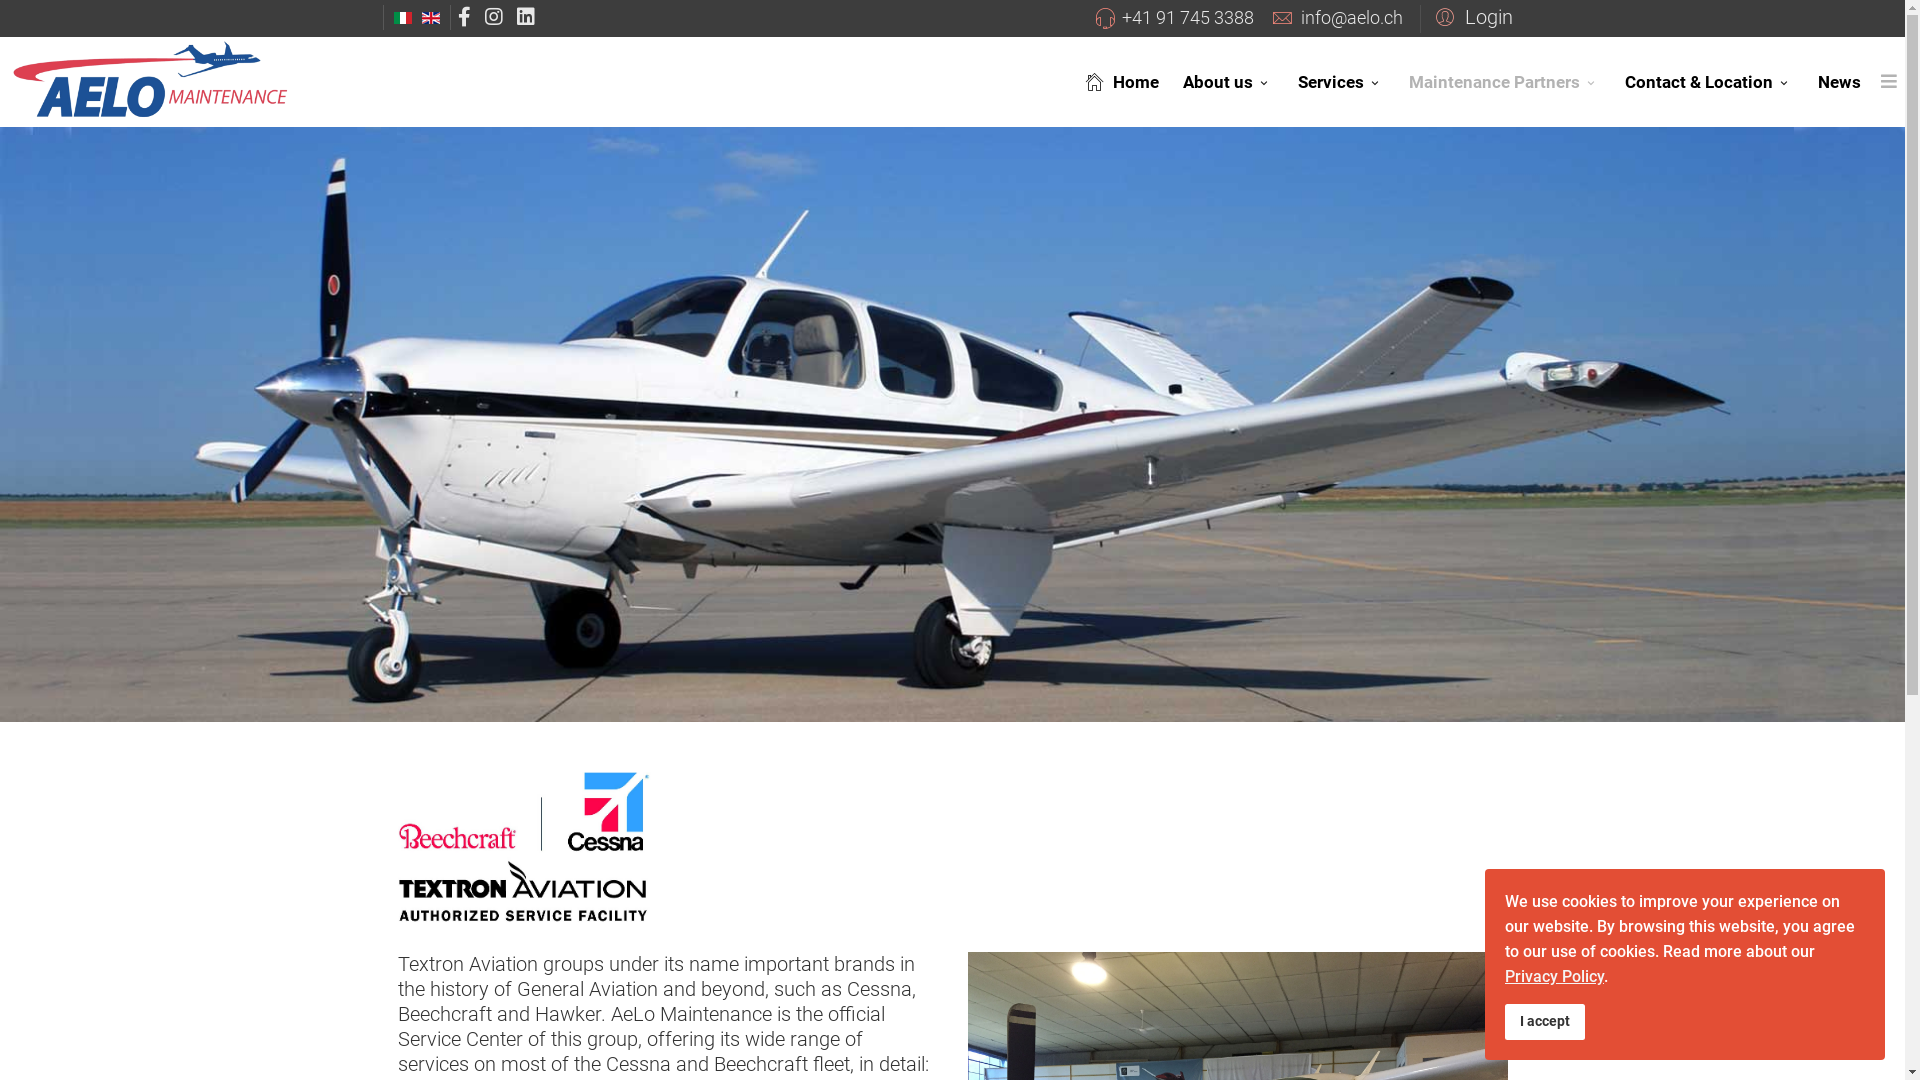 The height and width of the screenshot is (1080, 1920). I want to click on 'Menu', so click(1888, 80).